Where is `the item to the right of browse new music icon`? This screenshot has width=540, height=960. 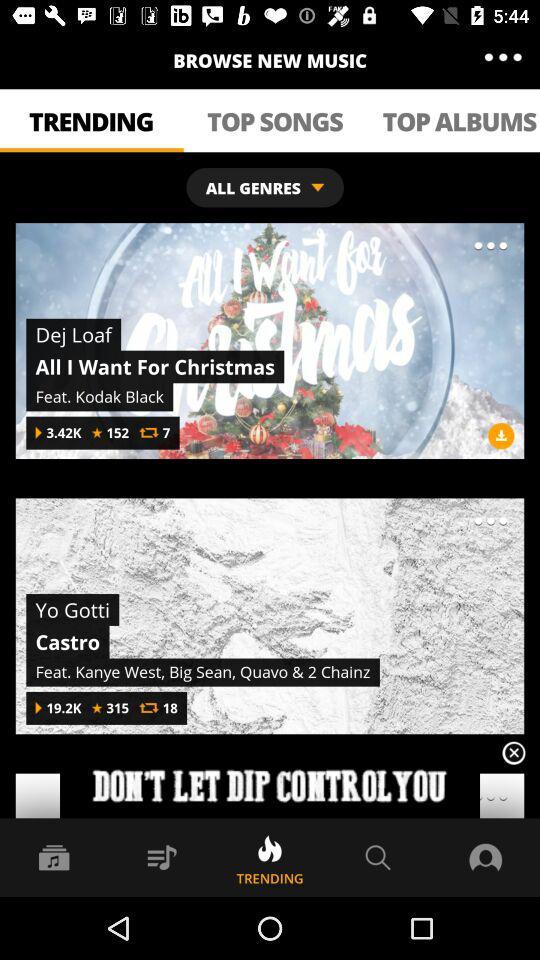 the item to the right of browse new music icon is located at coordinates (502, 56).